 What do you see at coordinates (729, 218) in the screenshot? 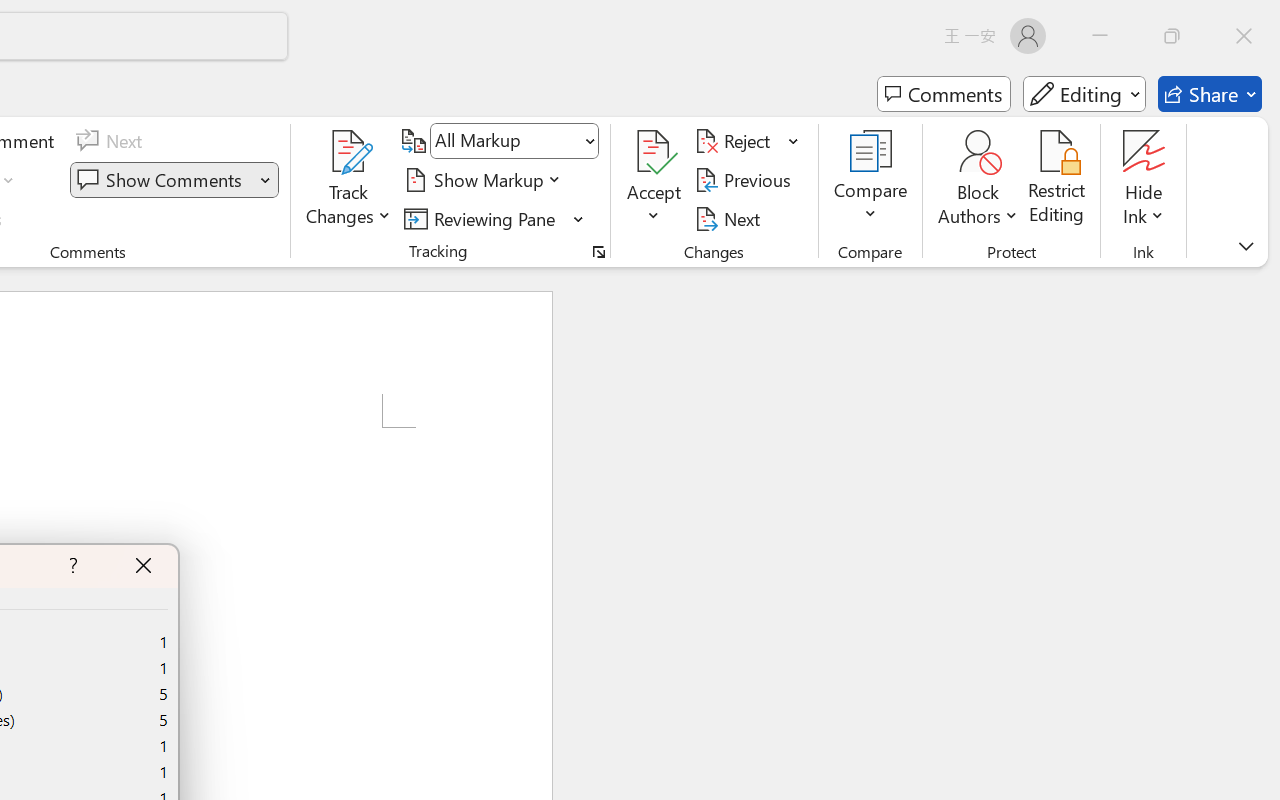
I see `'Next'` at bounding box center [729, 218].